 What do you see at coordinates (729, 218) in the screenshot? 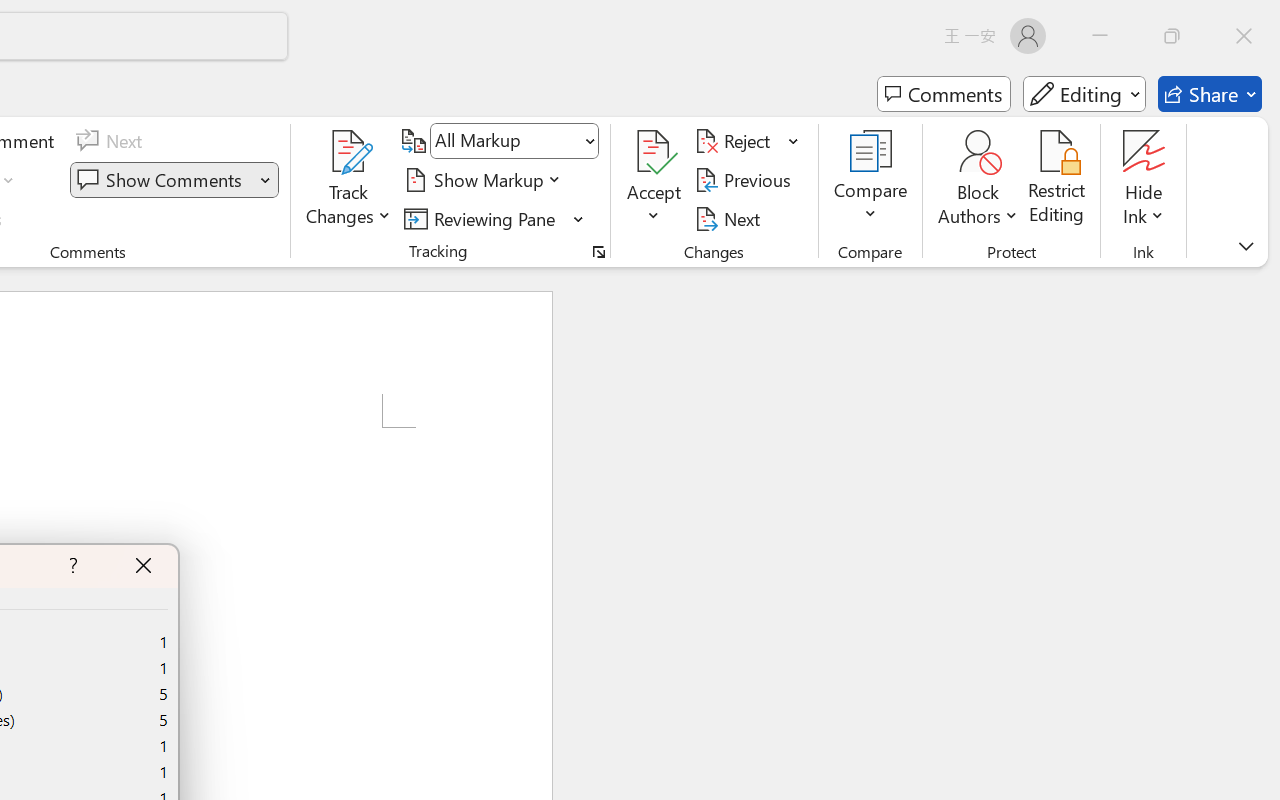
I see `'Next'` at bounding box center [729, 218].